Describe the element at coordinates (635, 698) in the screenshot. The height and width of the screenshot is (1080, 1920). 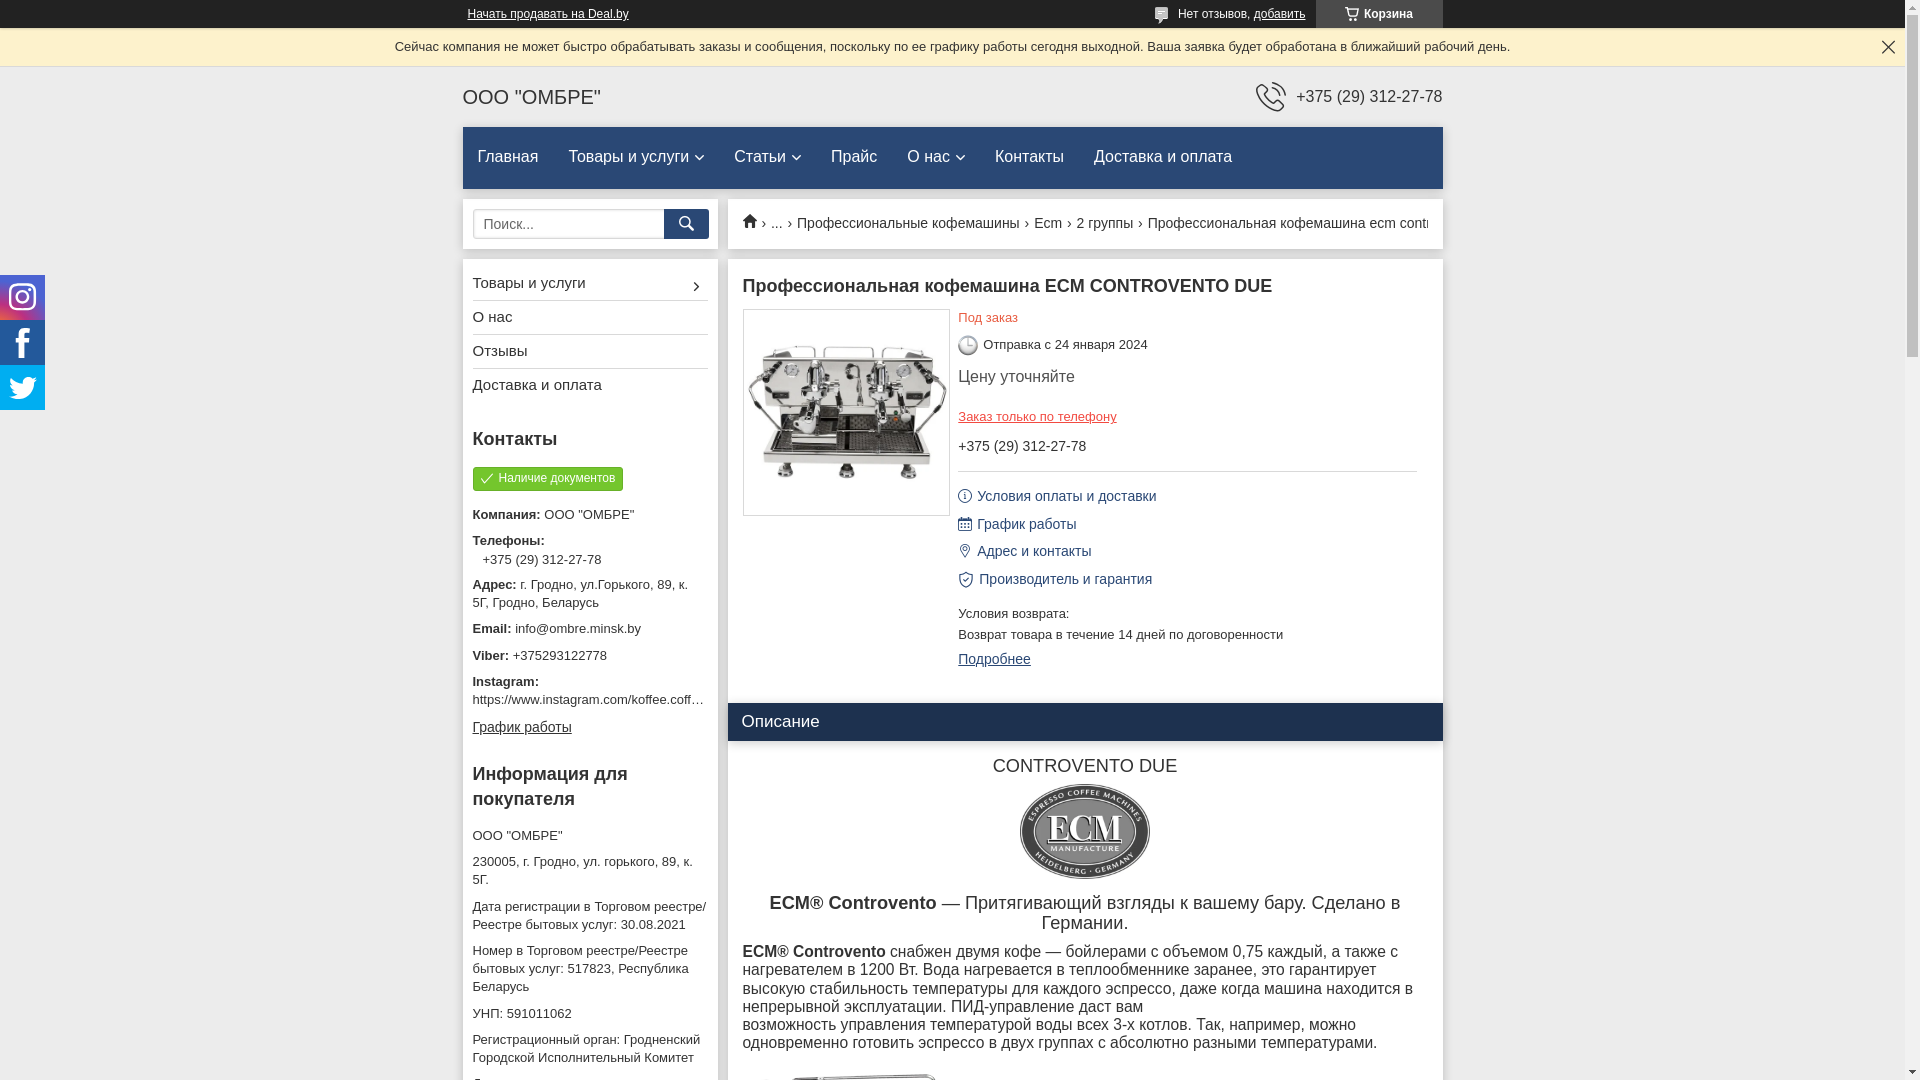
I see `'https://www.instagram.com/koffee.coffeemachines/?hl=ru'` at that location.